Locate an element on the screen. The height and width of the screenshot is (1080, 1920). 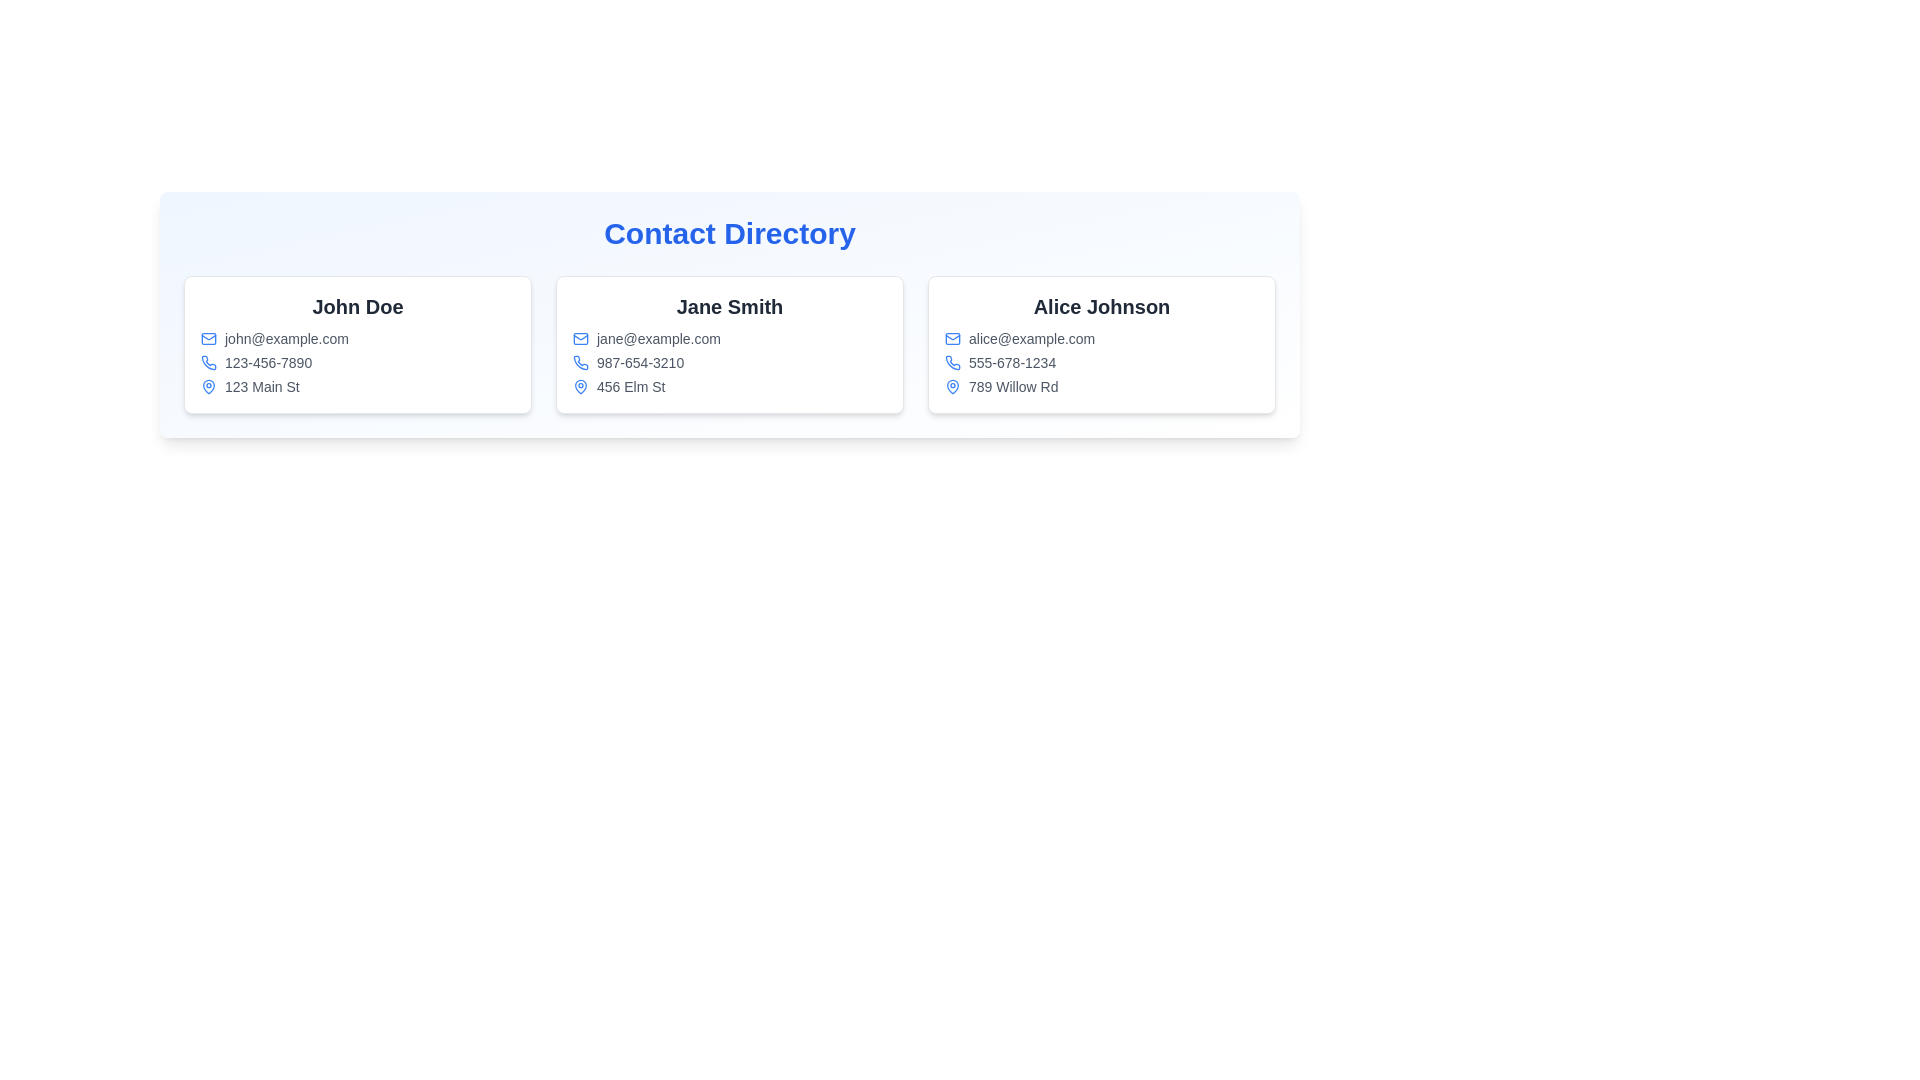
the blue phone icon located to the left of the phone number '123-456-7890' in the contact card for 'John Doe' is located at coordinates (209, 362).